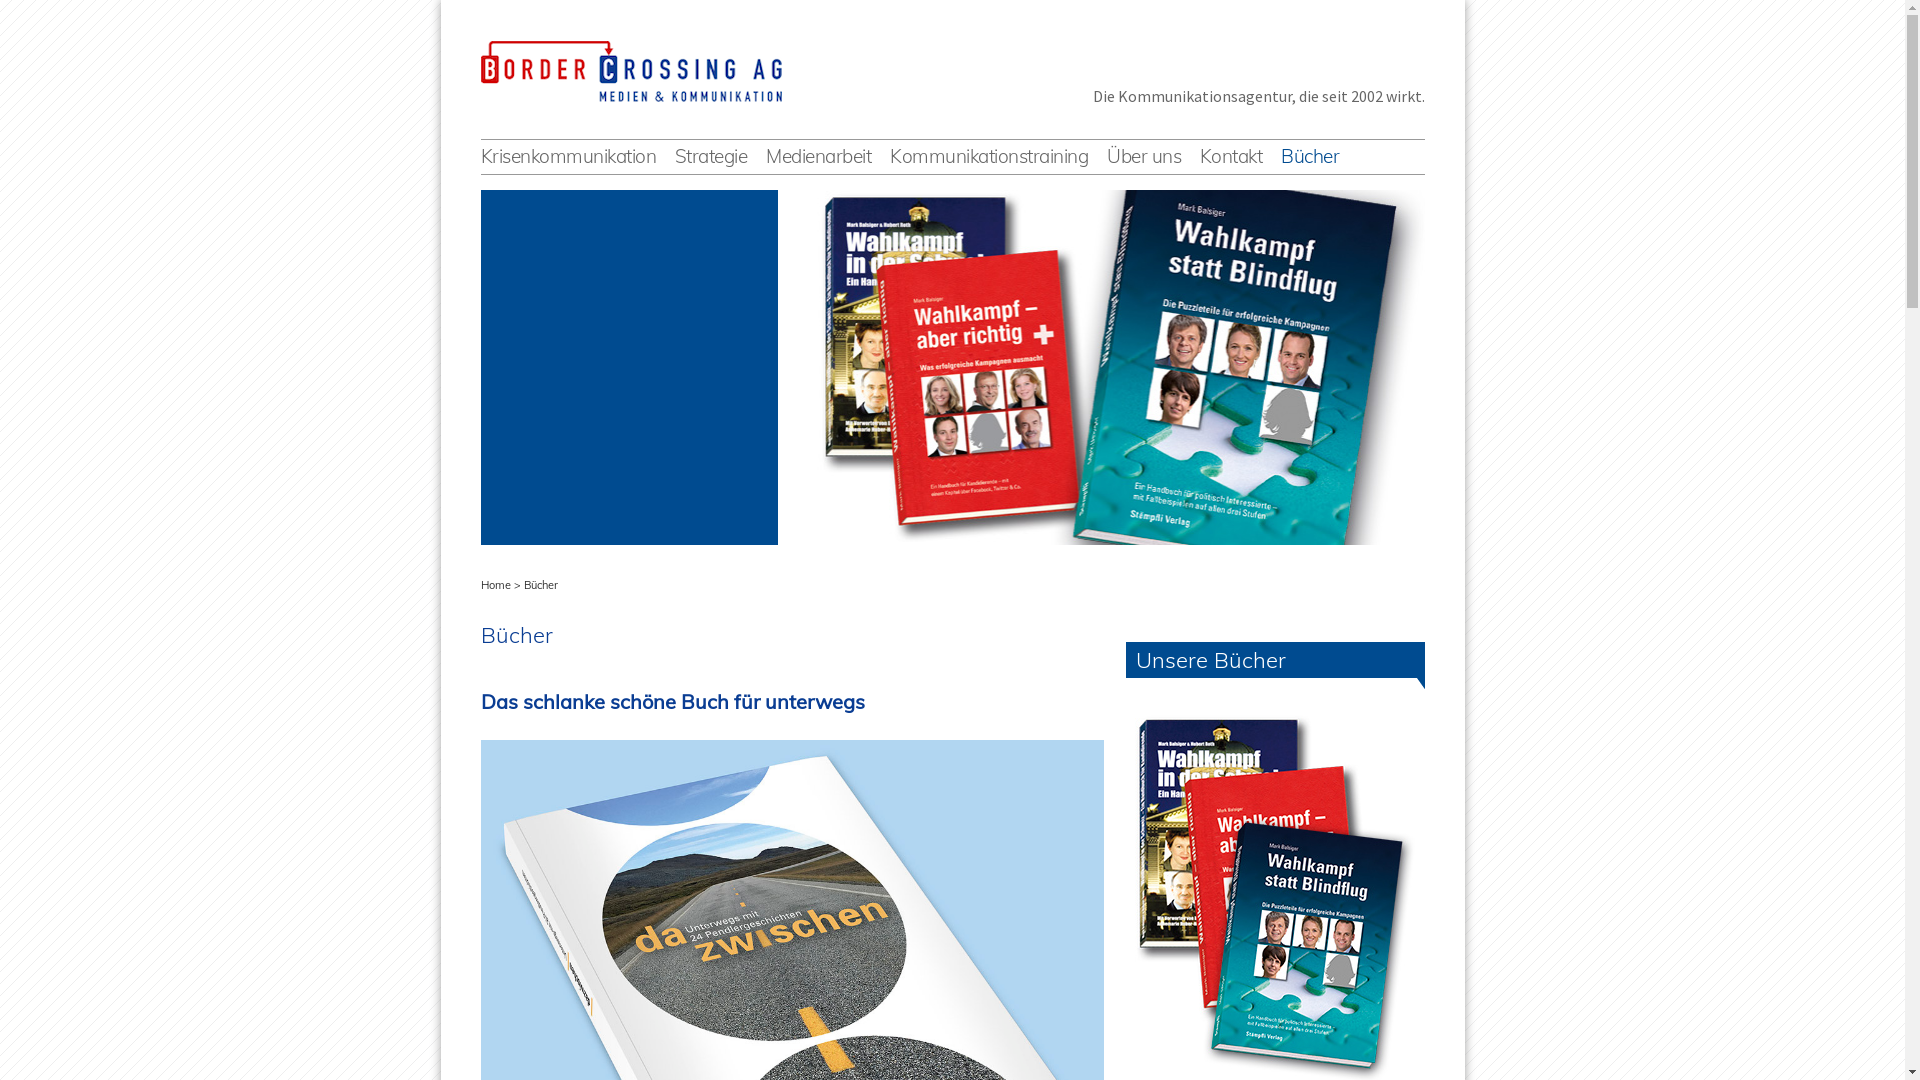  Describe the element at coordinates (765, 155) in the screenshot. I see `'Medienarbeit'` at that location.